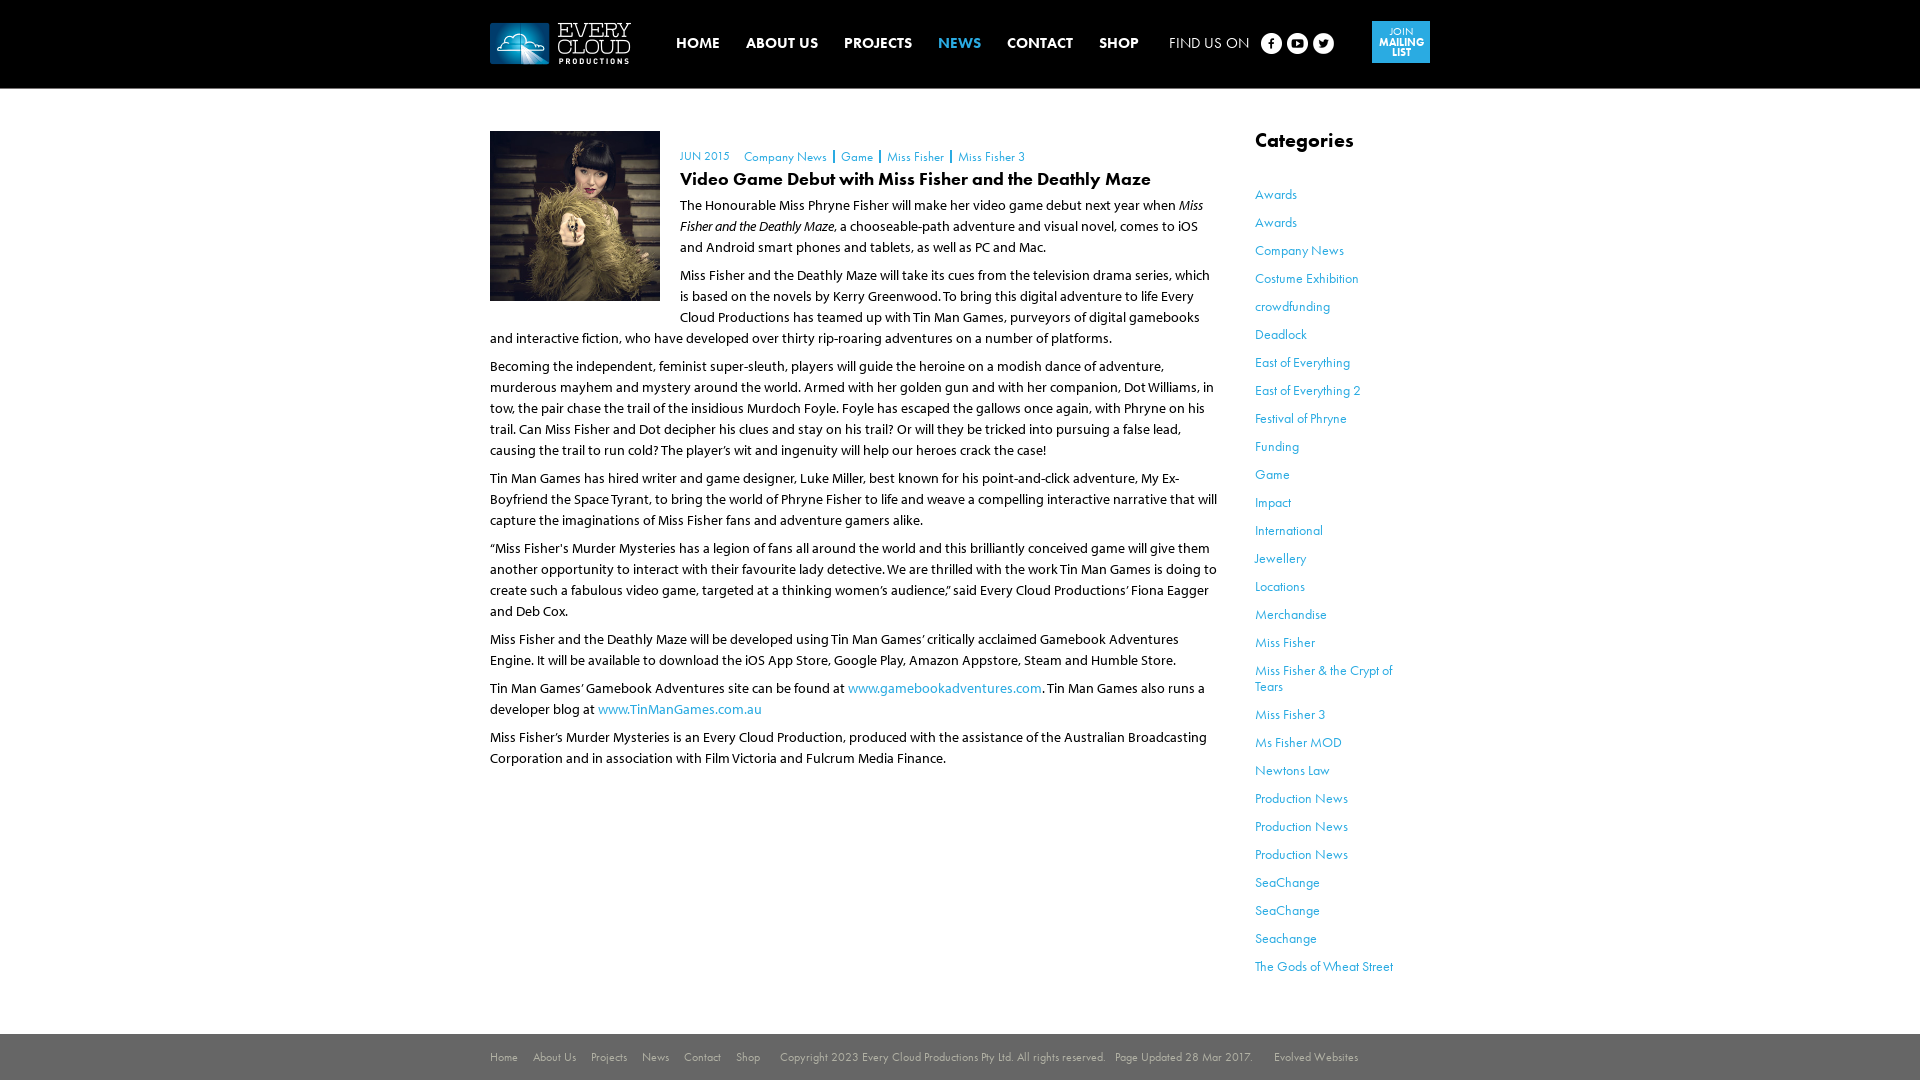 The image size is (1920, 1080). I want to click on 'Game', so click(1271, 474).